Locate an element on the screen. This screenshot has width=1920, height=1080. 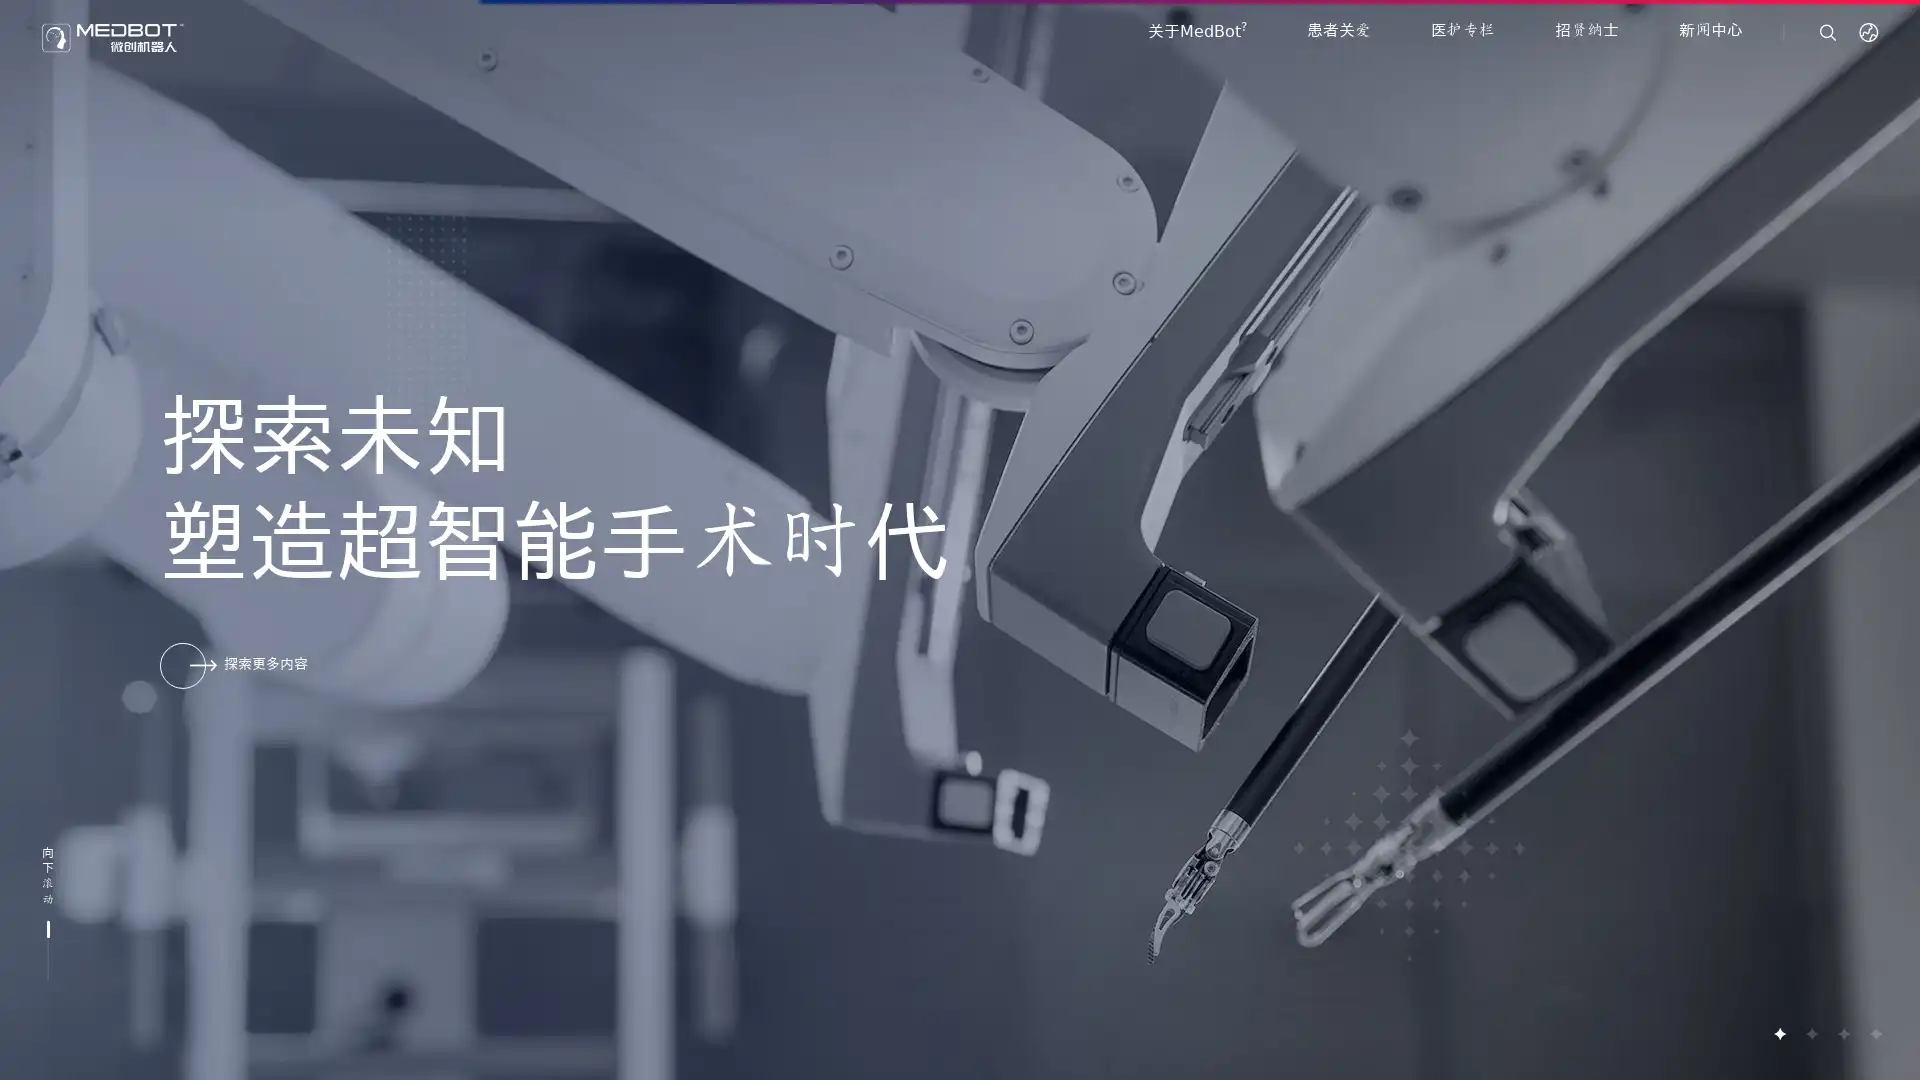
Go to slide 1 is located at coordinates (1779, 1033).